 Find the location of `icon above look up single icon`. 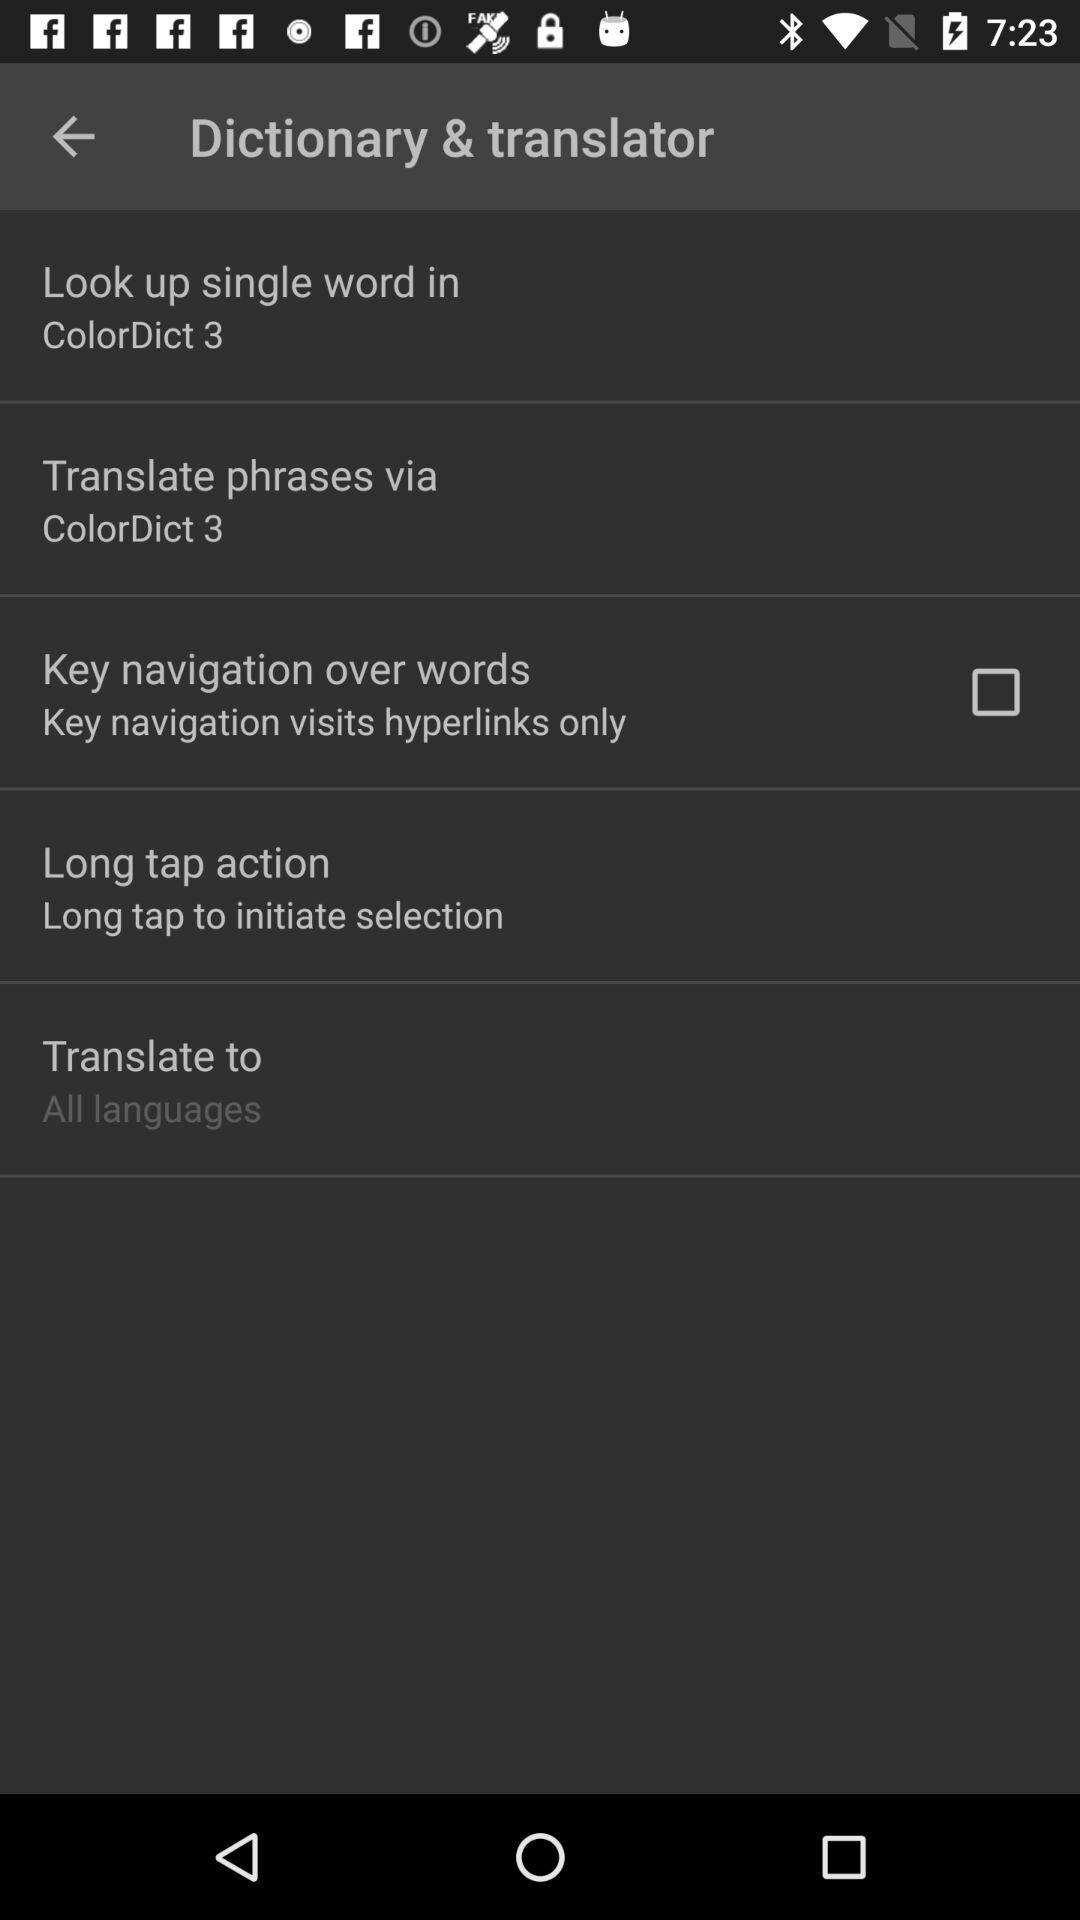

icon above look up single icon is located at coordinates (72, 135).